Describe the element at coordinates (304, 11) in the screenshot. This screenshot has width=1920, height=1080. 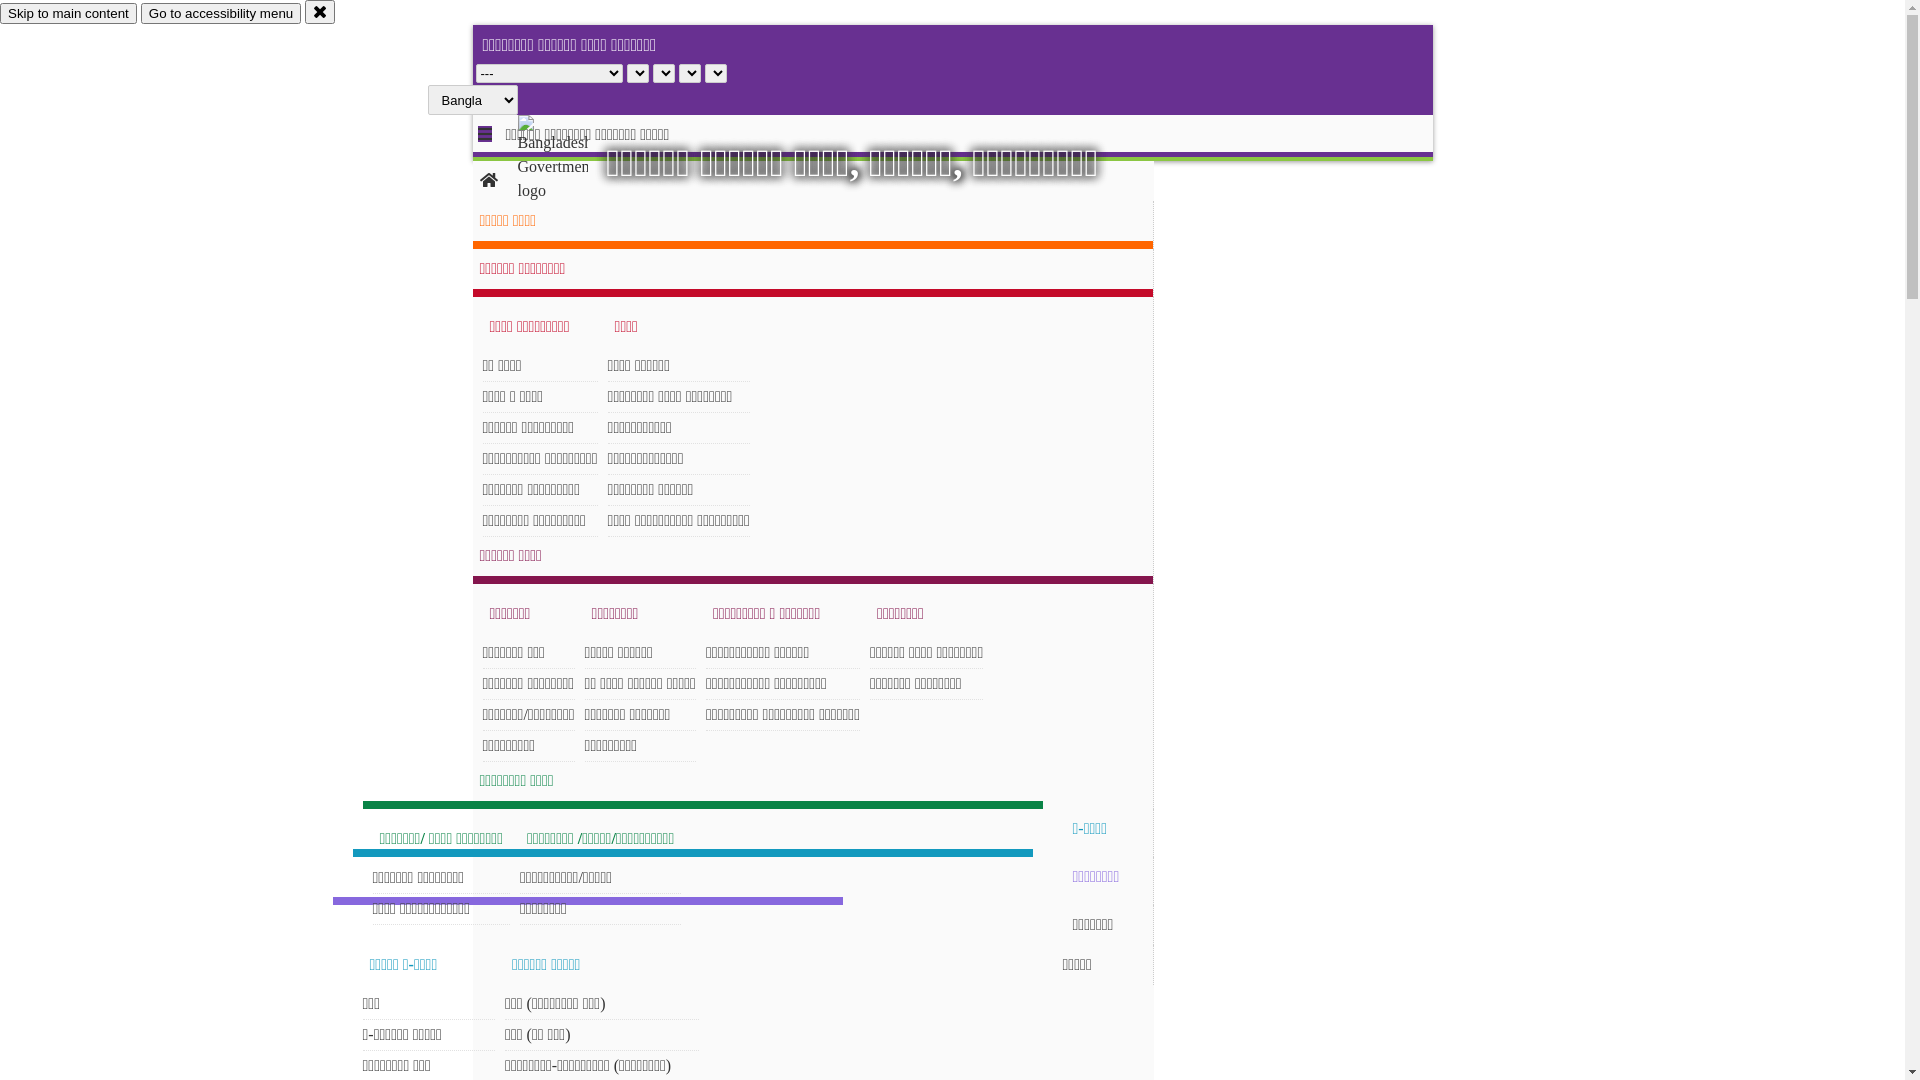
I see `'close'` at that location.